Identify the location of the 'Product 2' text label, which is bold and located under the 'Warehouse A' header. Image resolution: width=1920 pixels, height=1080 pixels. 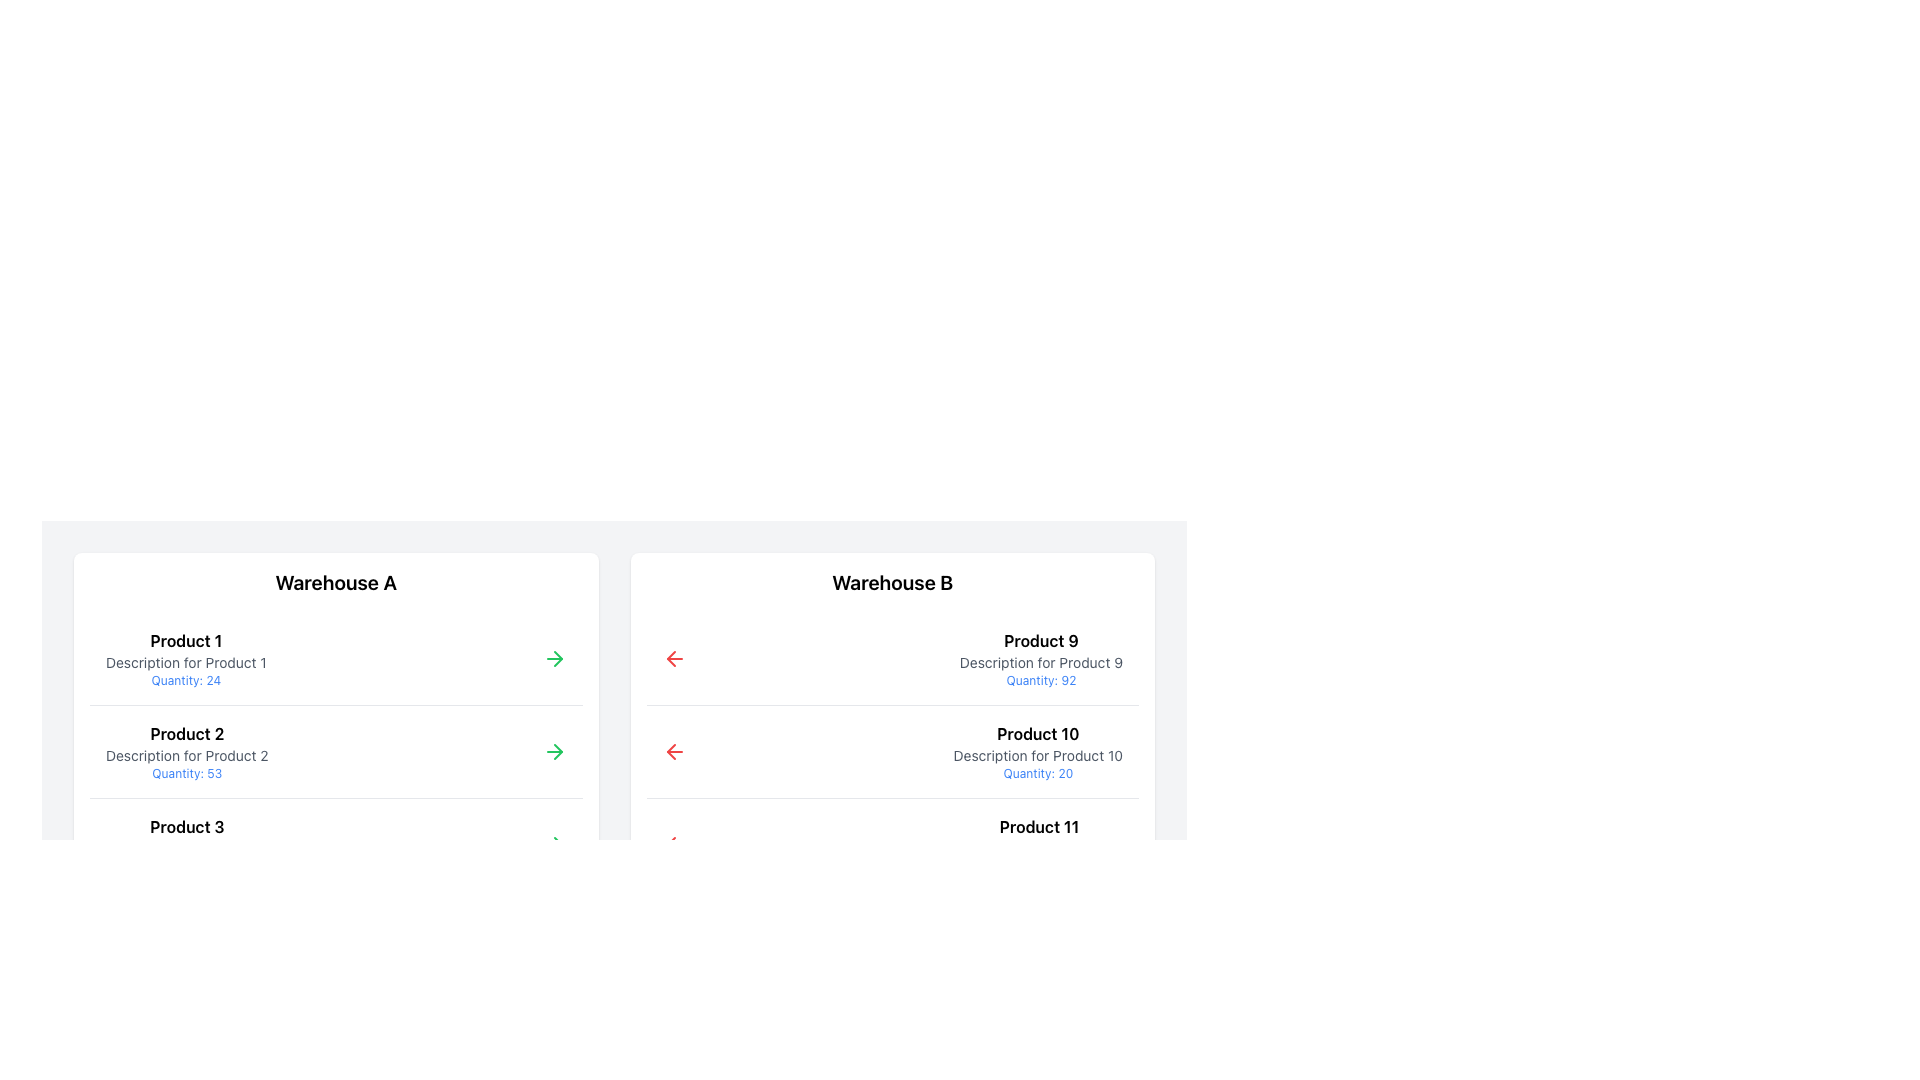
(187, 733).